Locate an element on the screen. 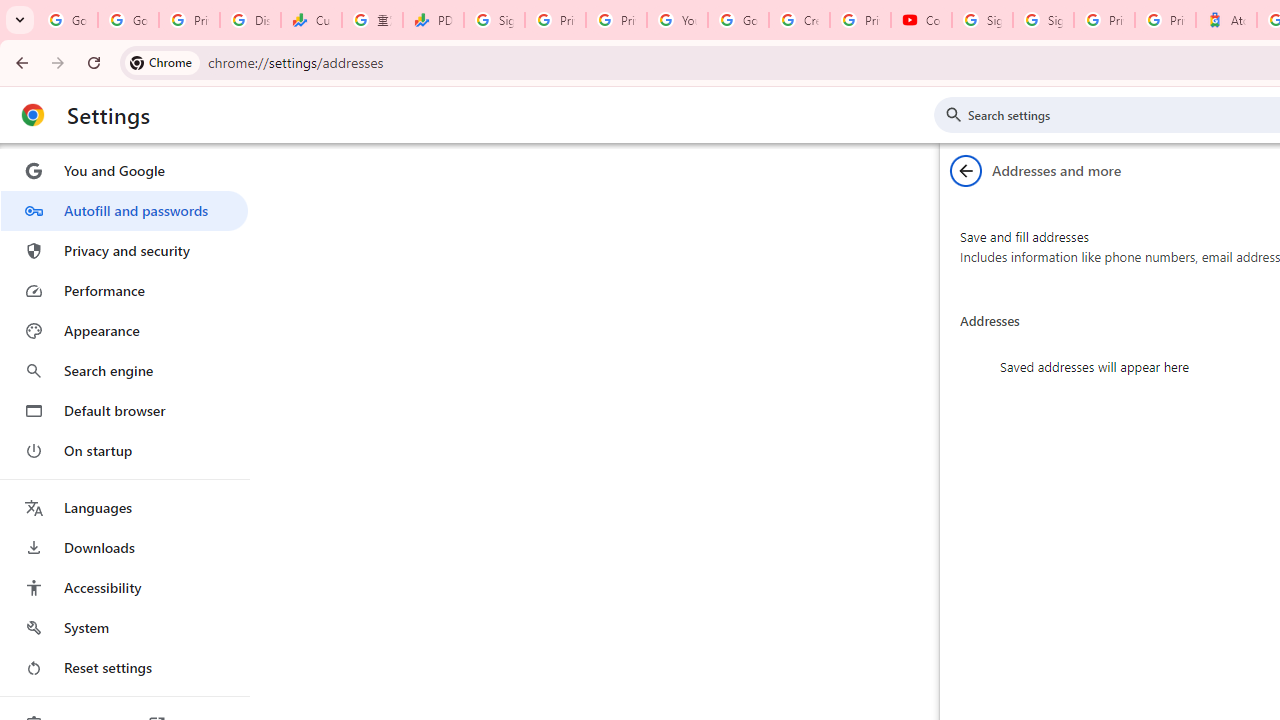  'You and Google' is located at coordinates (123, 170).